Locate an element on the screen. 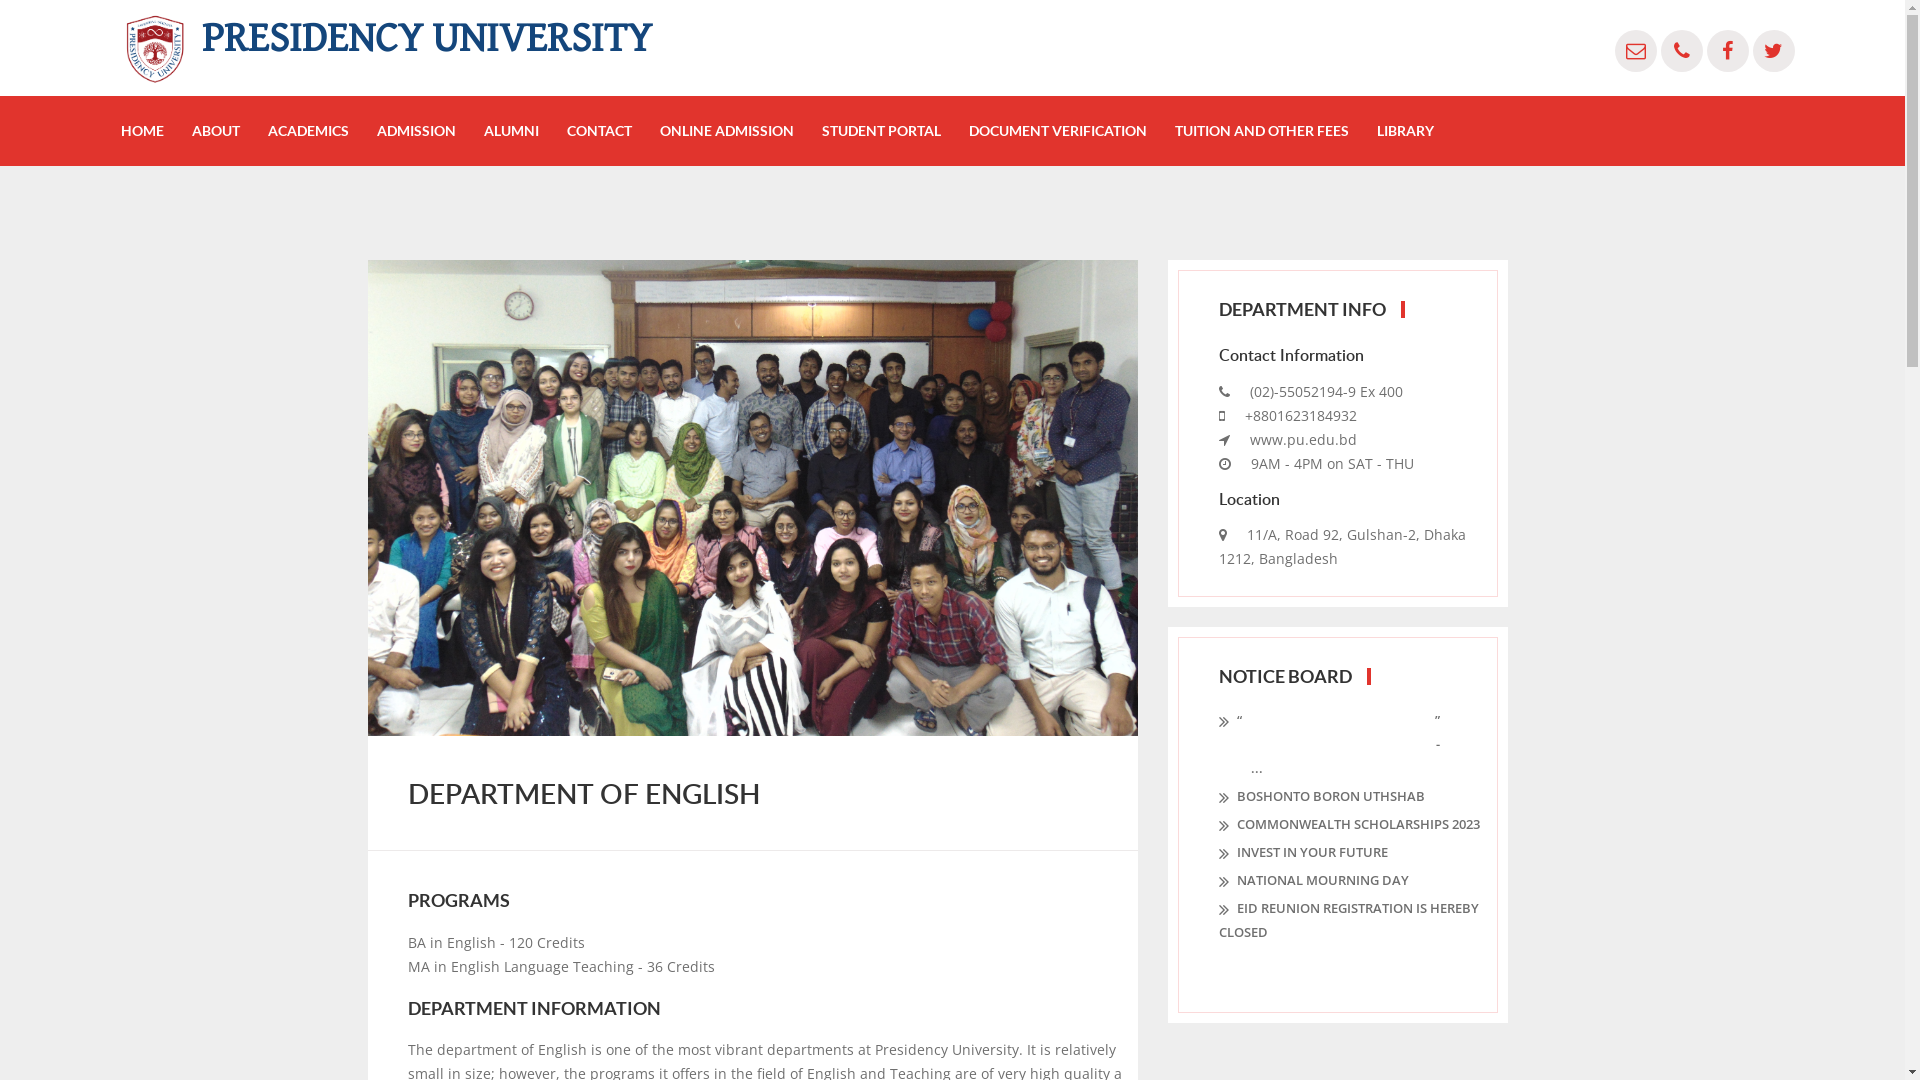 Image resolution: width=1920 pixels, height=1080 pixels. 'LIBRARY' is located at coordinates (1376, 131).